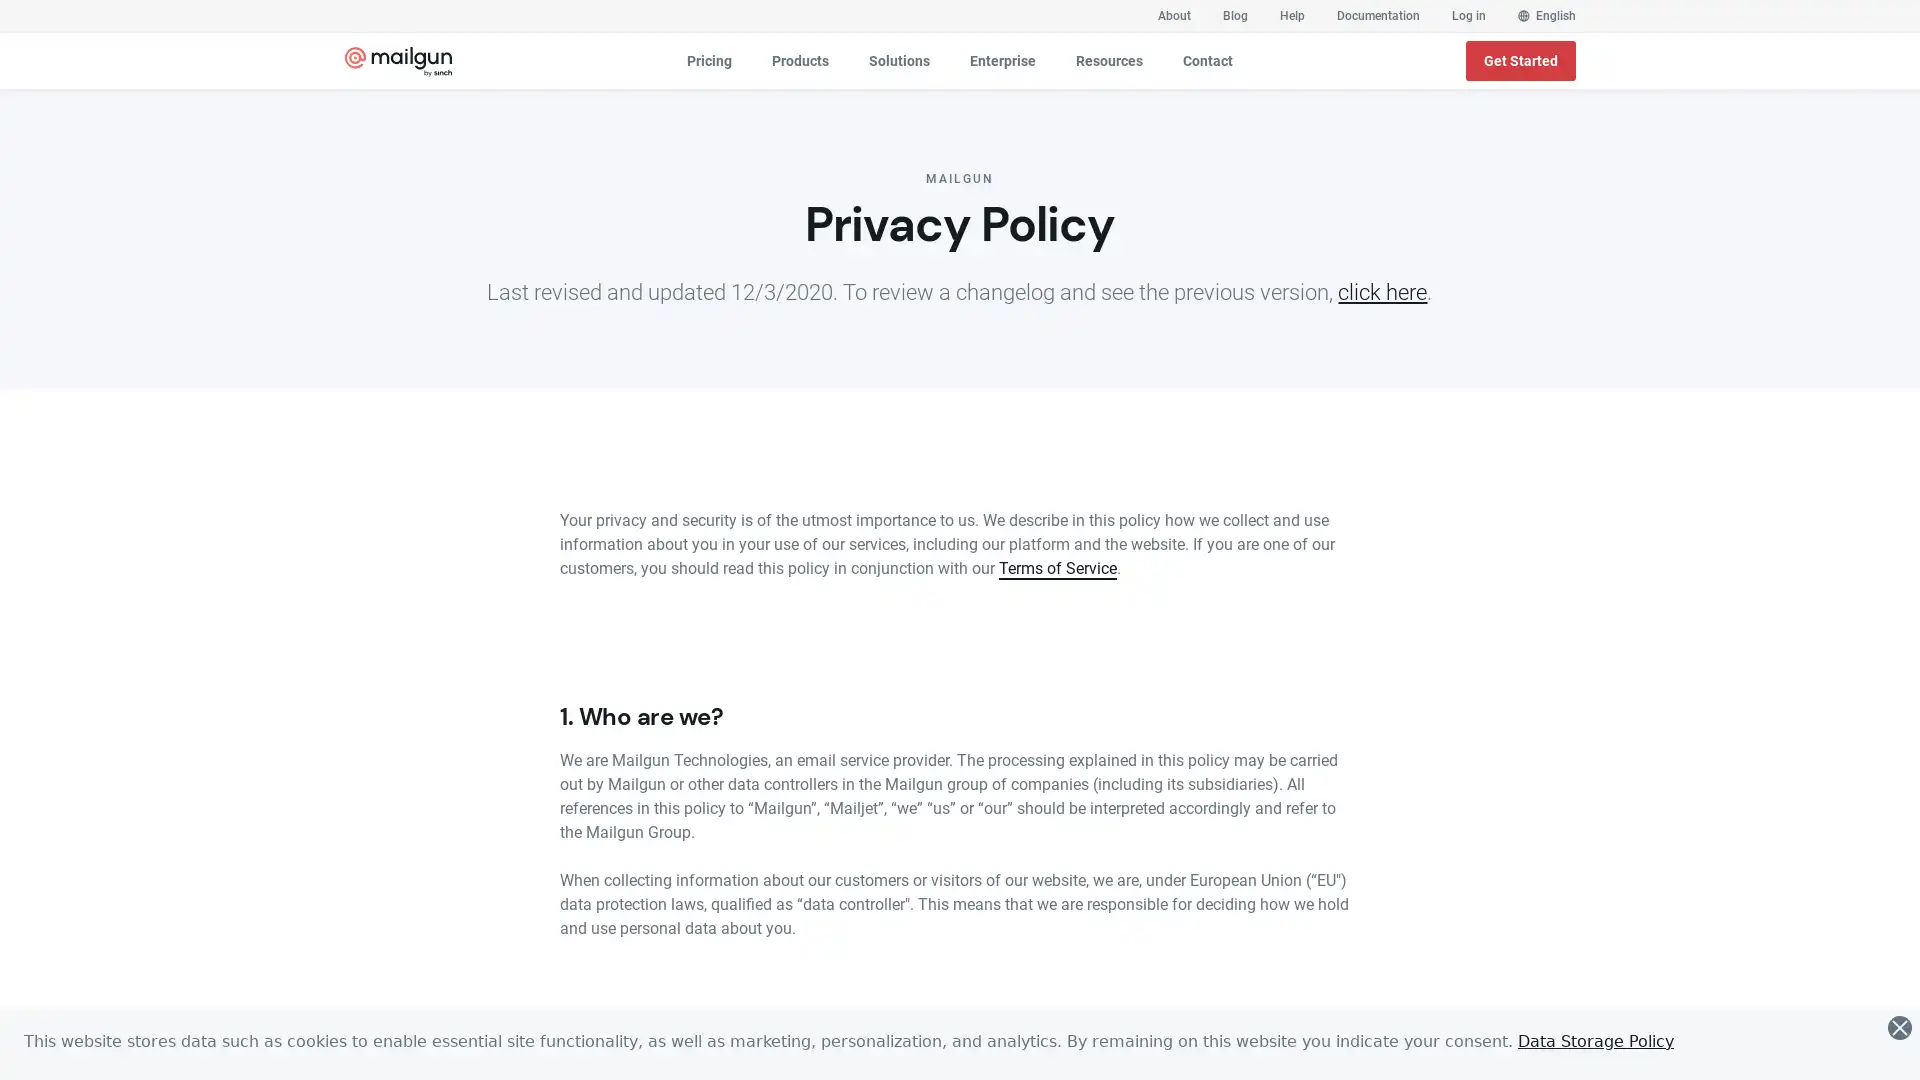  What do you see at coordinates (1292, 15) in the screenshot?
I see `Help` at bounding box center [1292, 15].